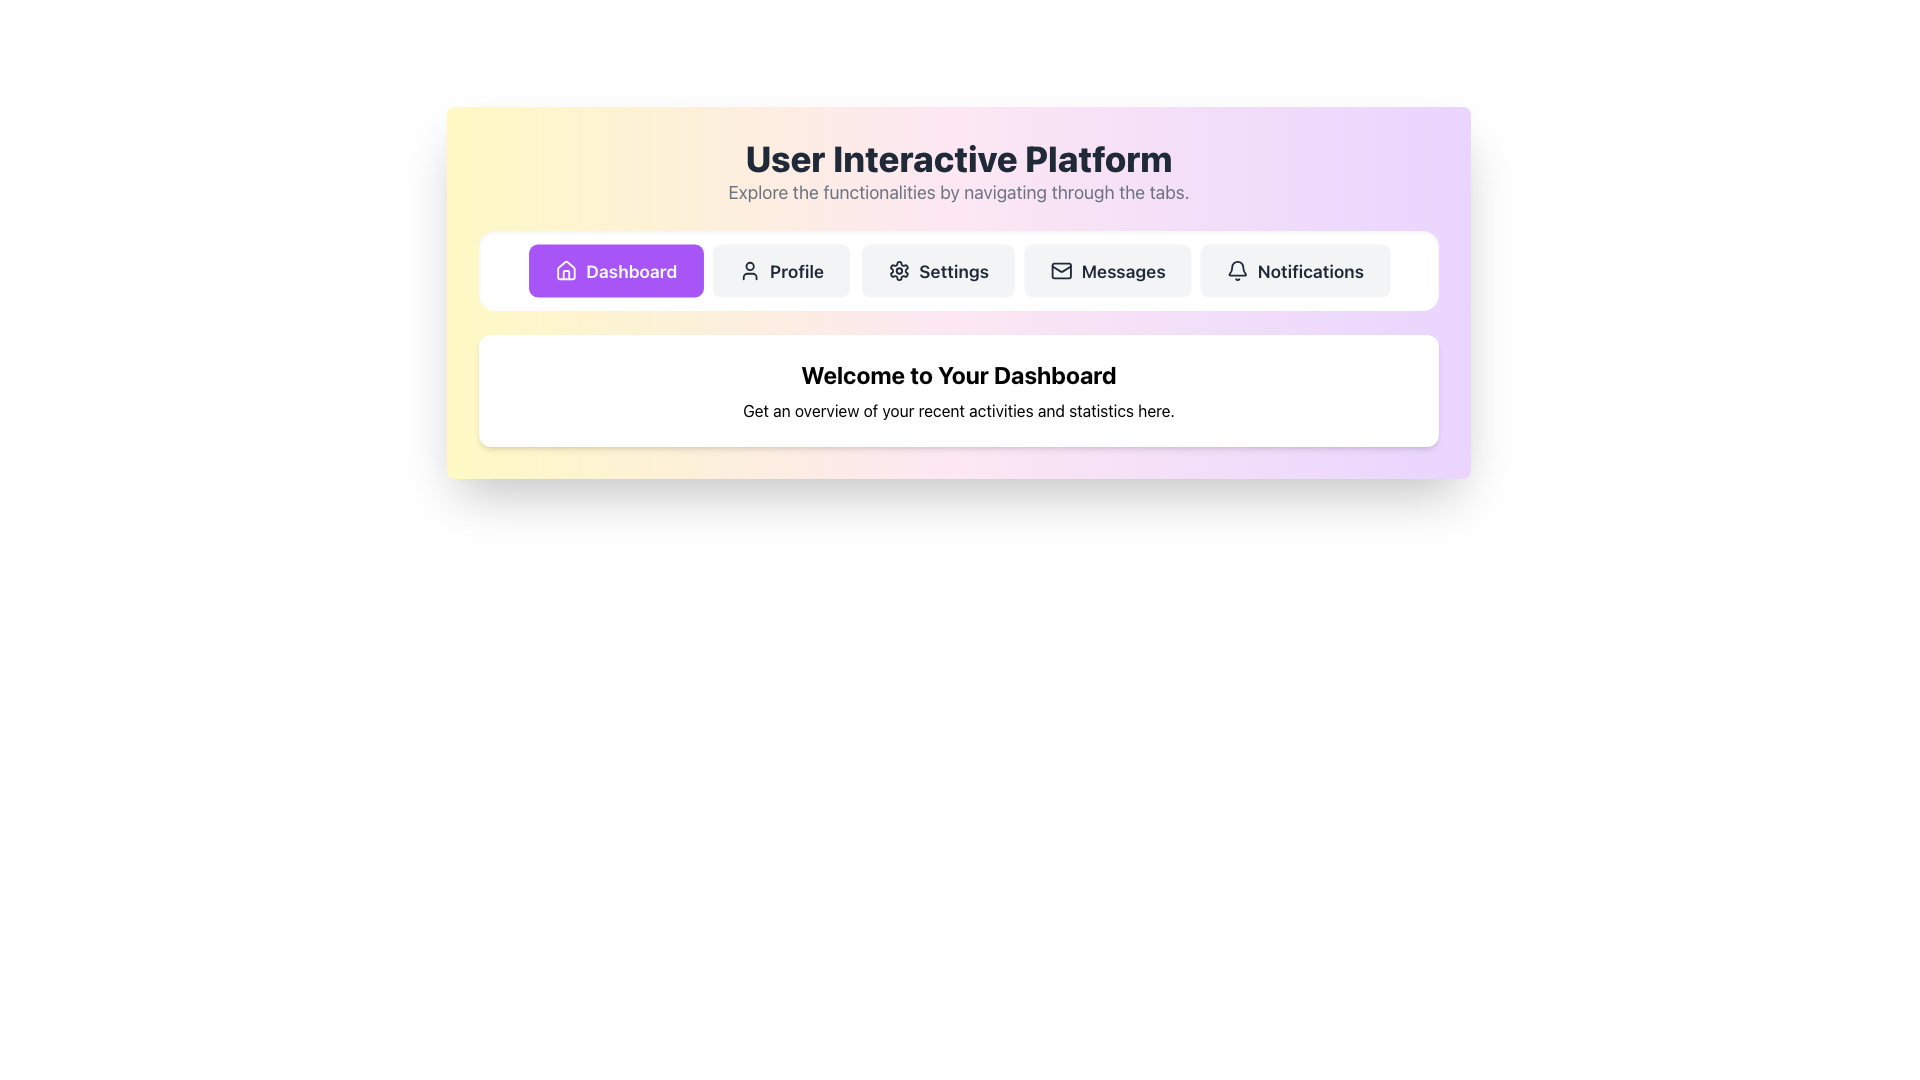  I want to click on the 'Profile' text label within the second button of the horizontal navigation bar, so click(796, 270).